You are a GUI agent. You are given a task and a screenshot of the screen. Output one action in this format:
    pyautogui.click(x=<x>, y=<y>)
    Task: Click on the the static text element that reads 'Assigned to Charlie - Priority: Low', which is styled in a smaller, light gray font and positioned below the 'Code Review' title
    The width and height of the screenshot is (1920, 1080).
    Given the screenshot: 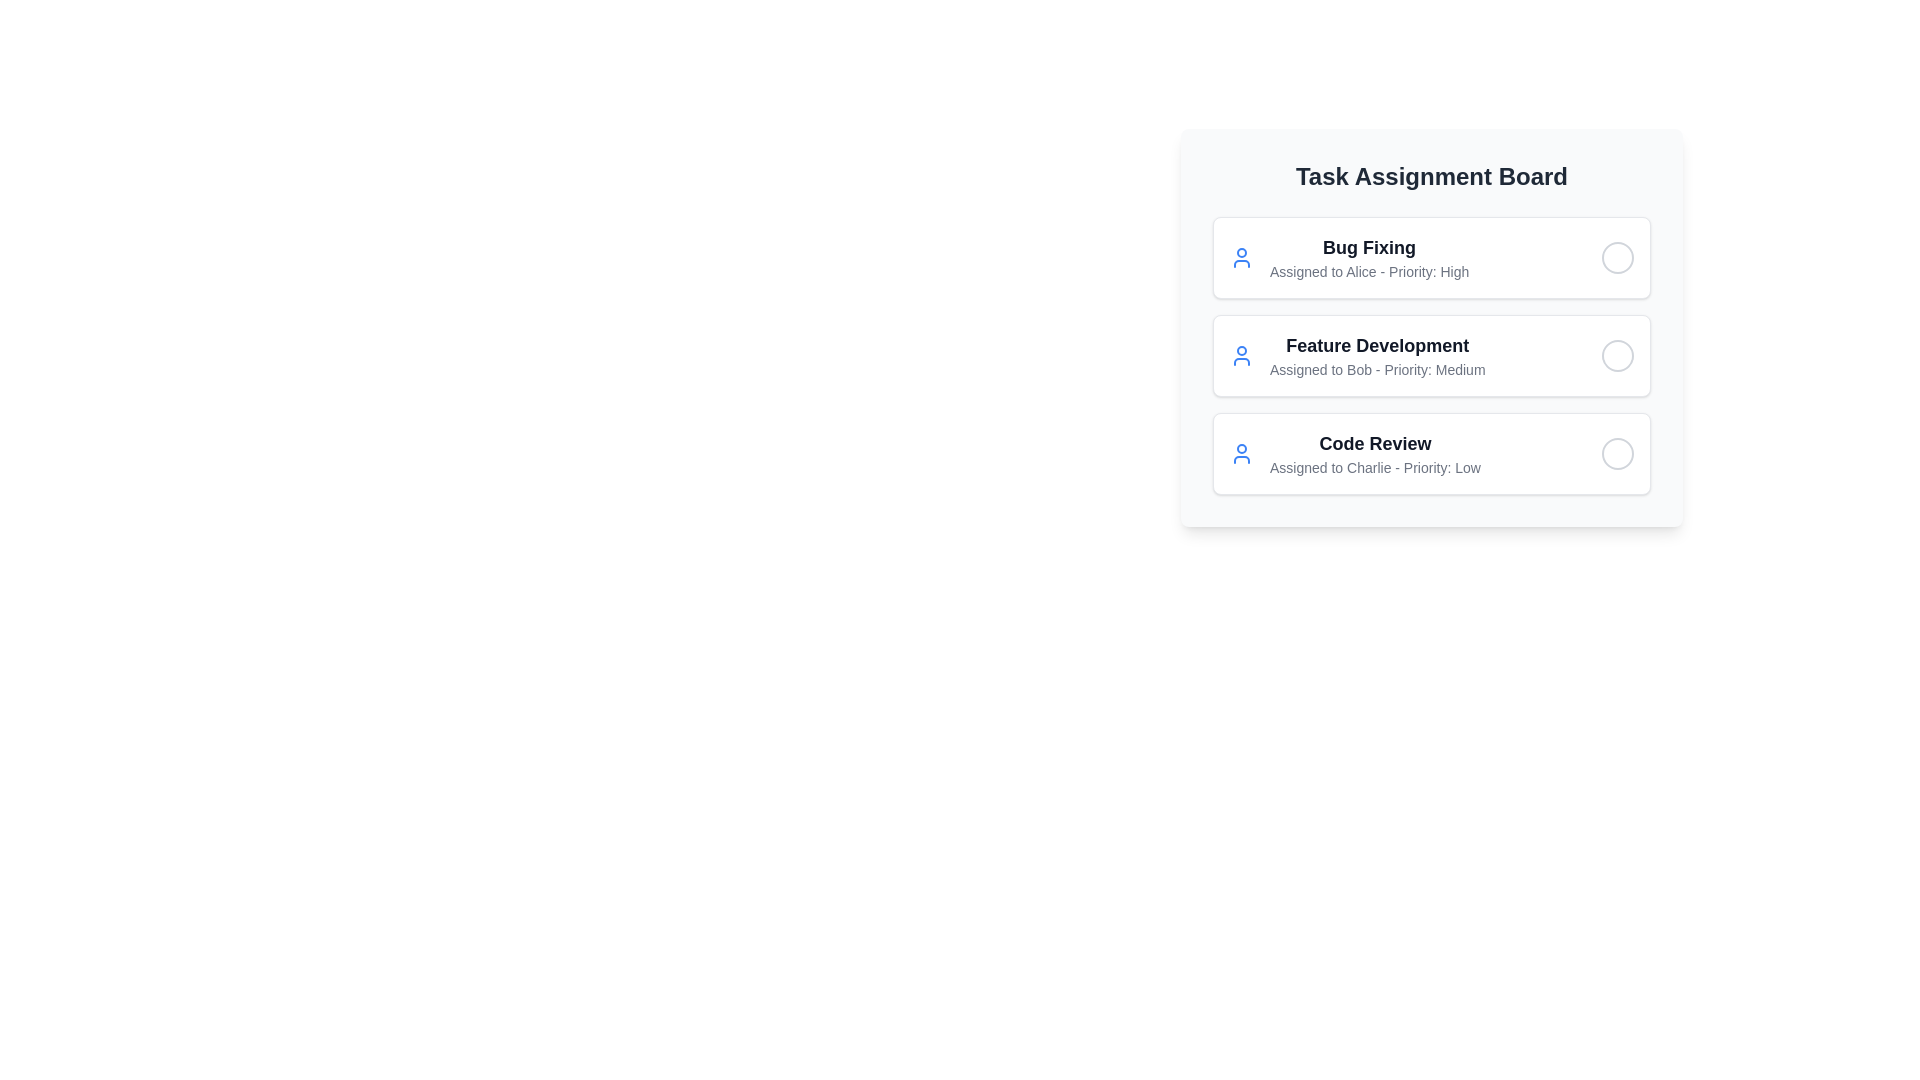 What is the action you would take?
    pyautogui.click(x=1374, y=467)
    